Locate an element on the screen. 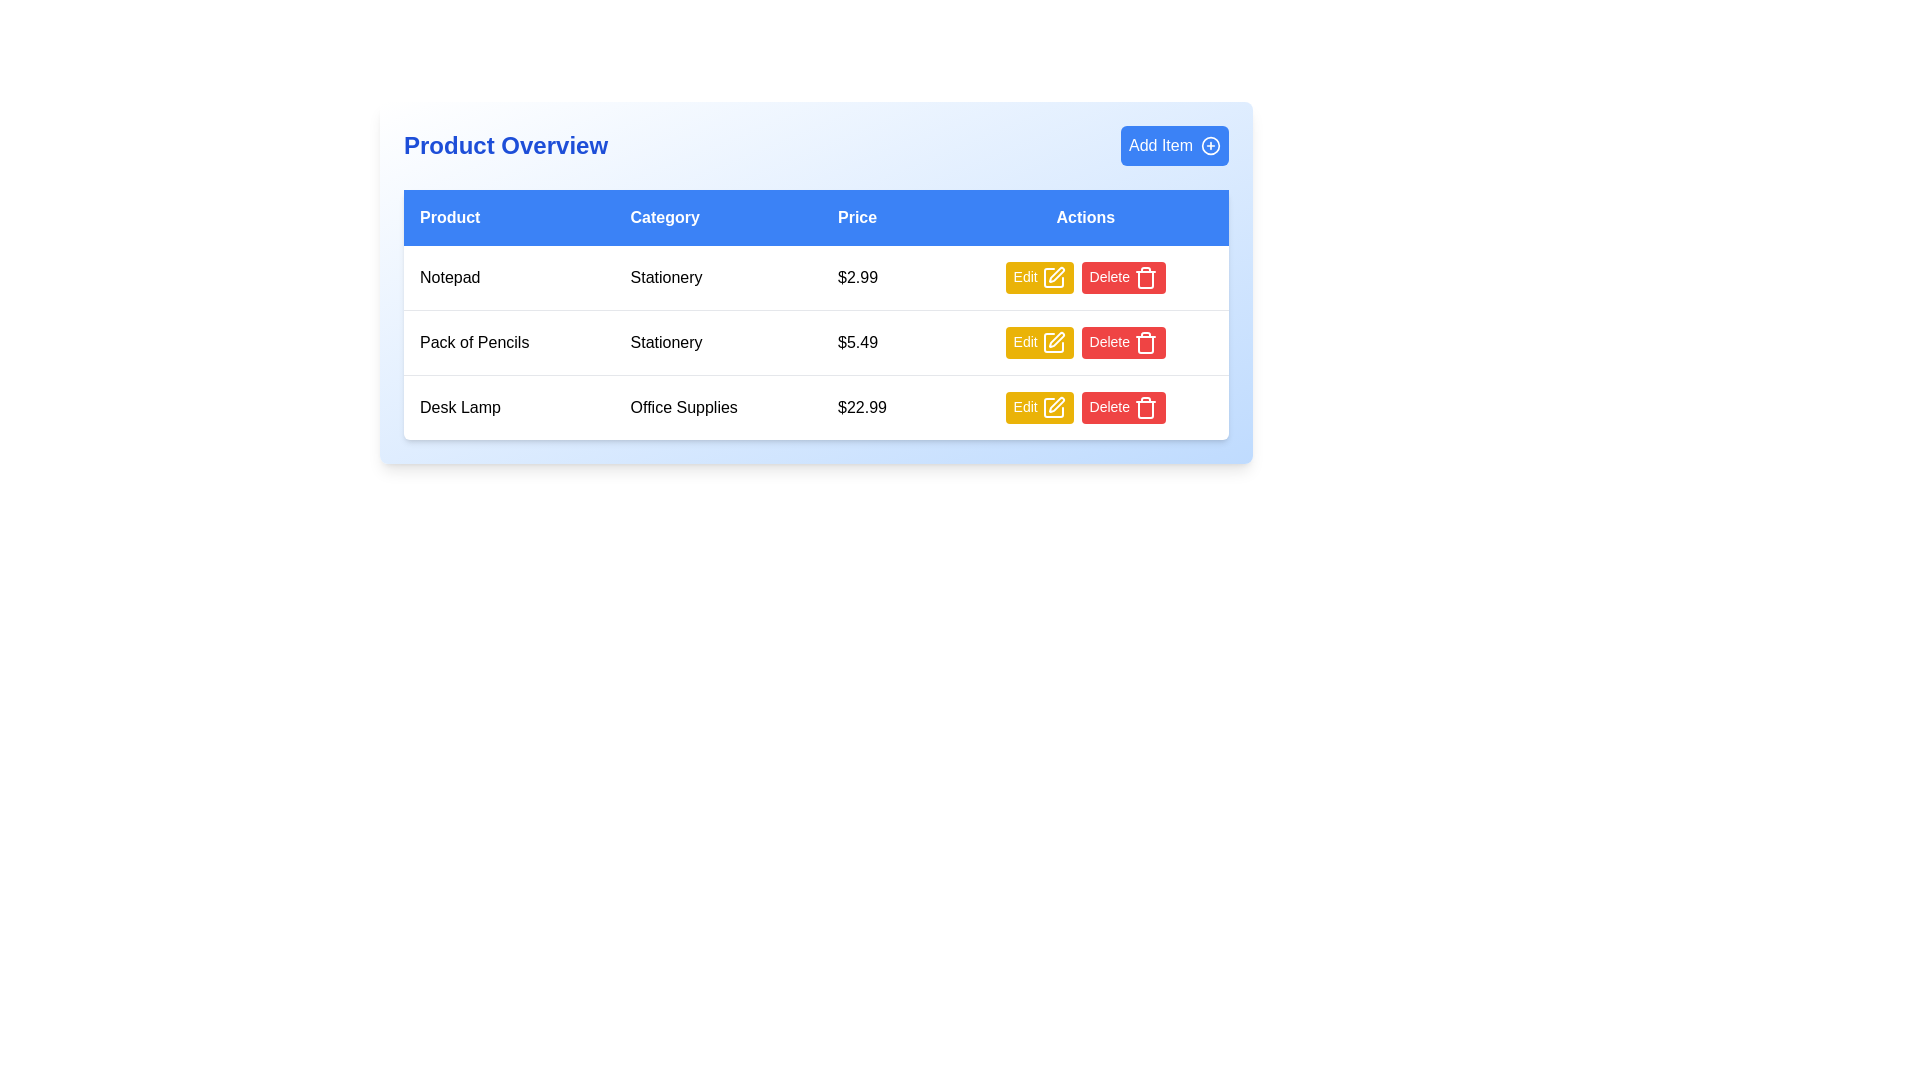 This screenshot has height=1080, width=1920. the 'Delete' button located in the last row of the product table in the 'Actions' column is located at coordinates (1084, 407).